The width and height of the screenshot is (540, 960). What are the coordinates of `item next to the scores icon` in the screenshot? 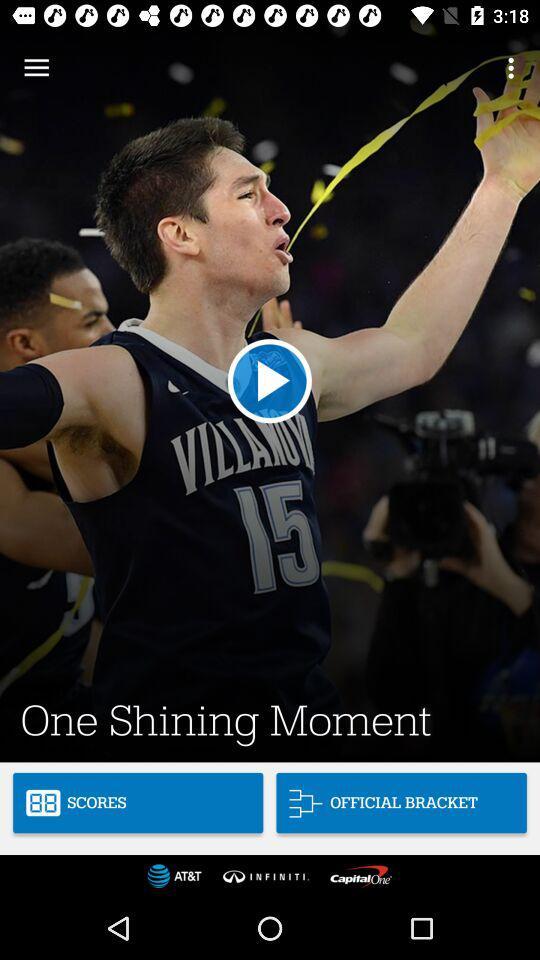 It's located at (401, 803).